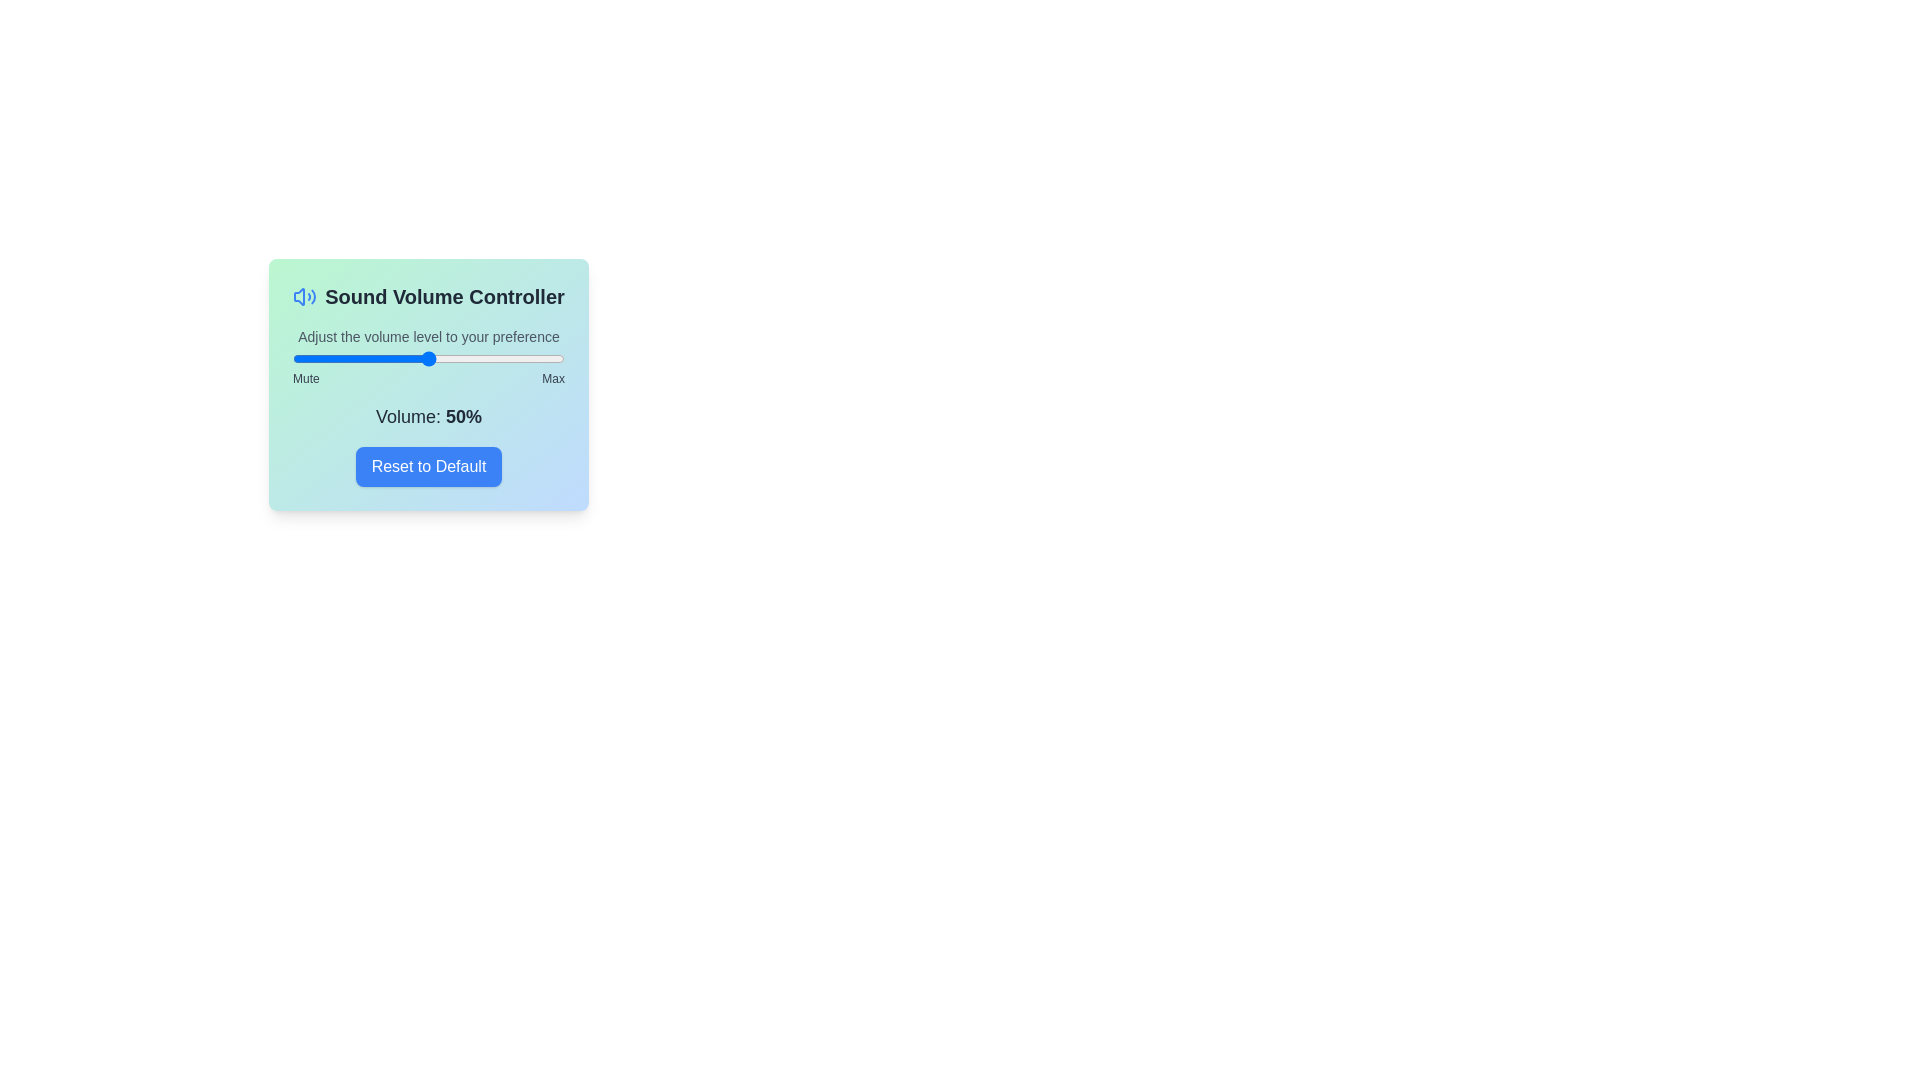  I want to click on the volume to 12 percent by dragging the slider, so click(325, 357).